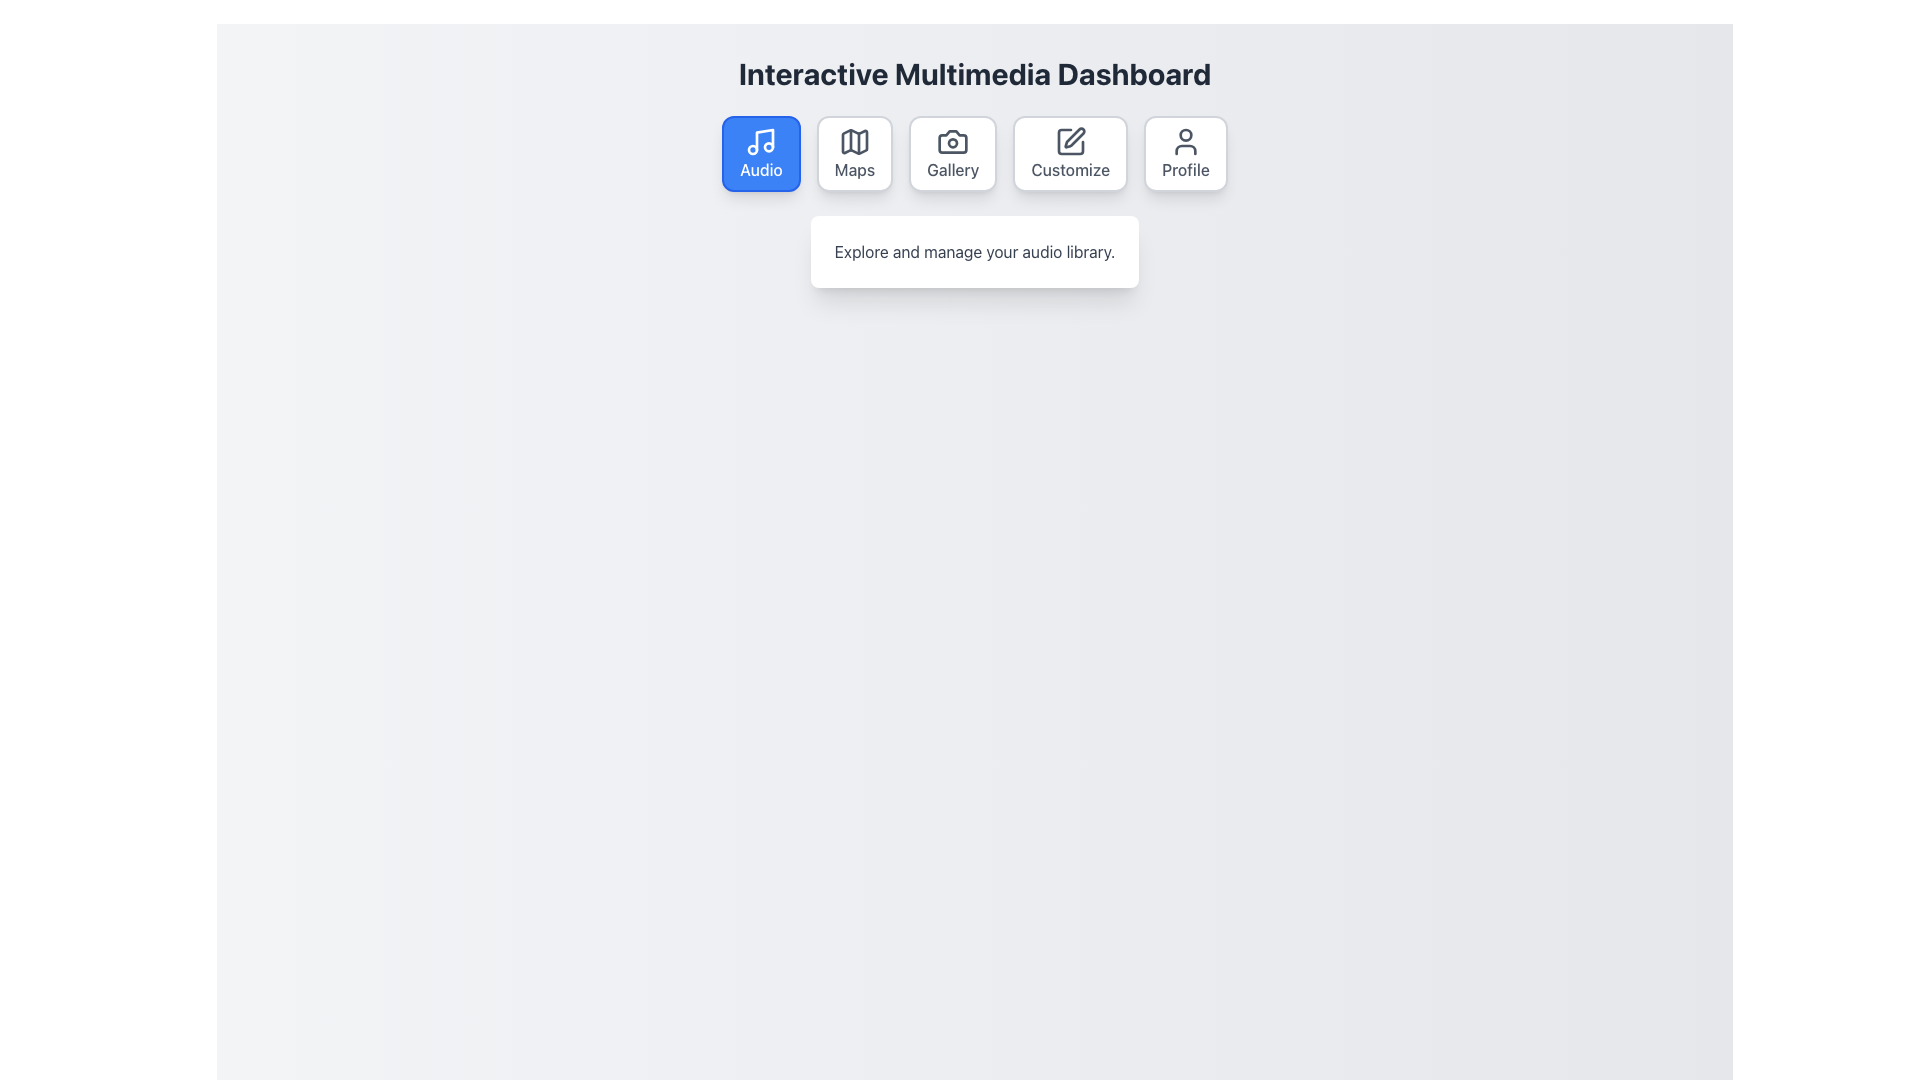 The image size is (1920, 1080). I want to click on text displayed on the 'Gallery' label, which is a medium-sized, gray-colored text centered below a camera icon in a card-like structure, so click(952, 168).